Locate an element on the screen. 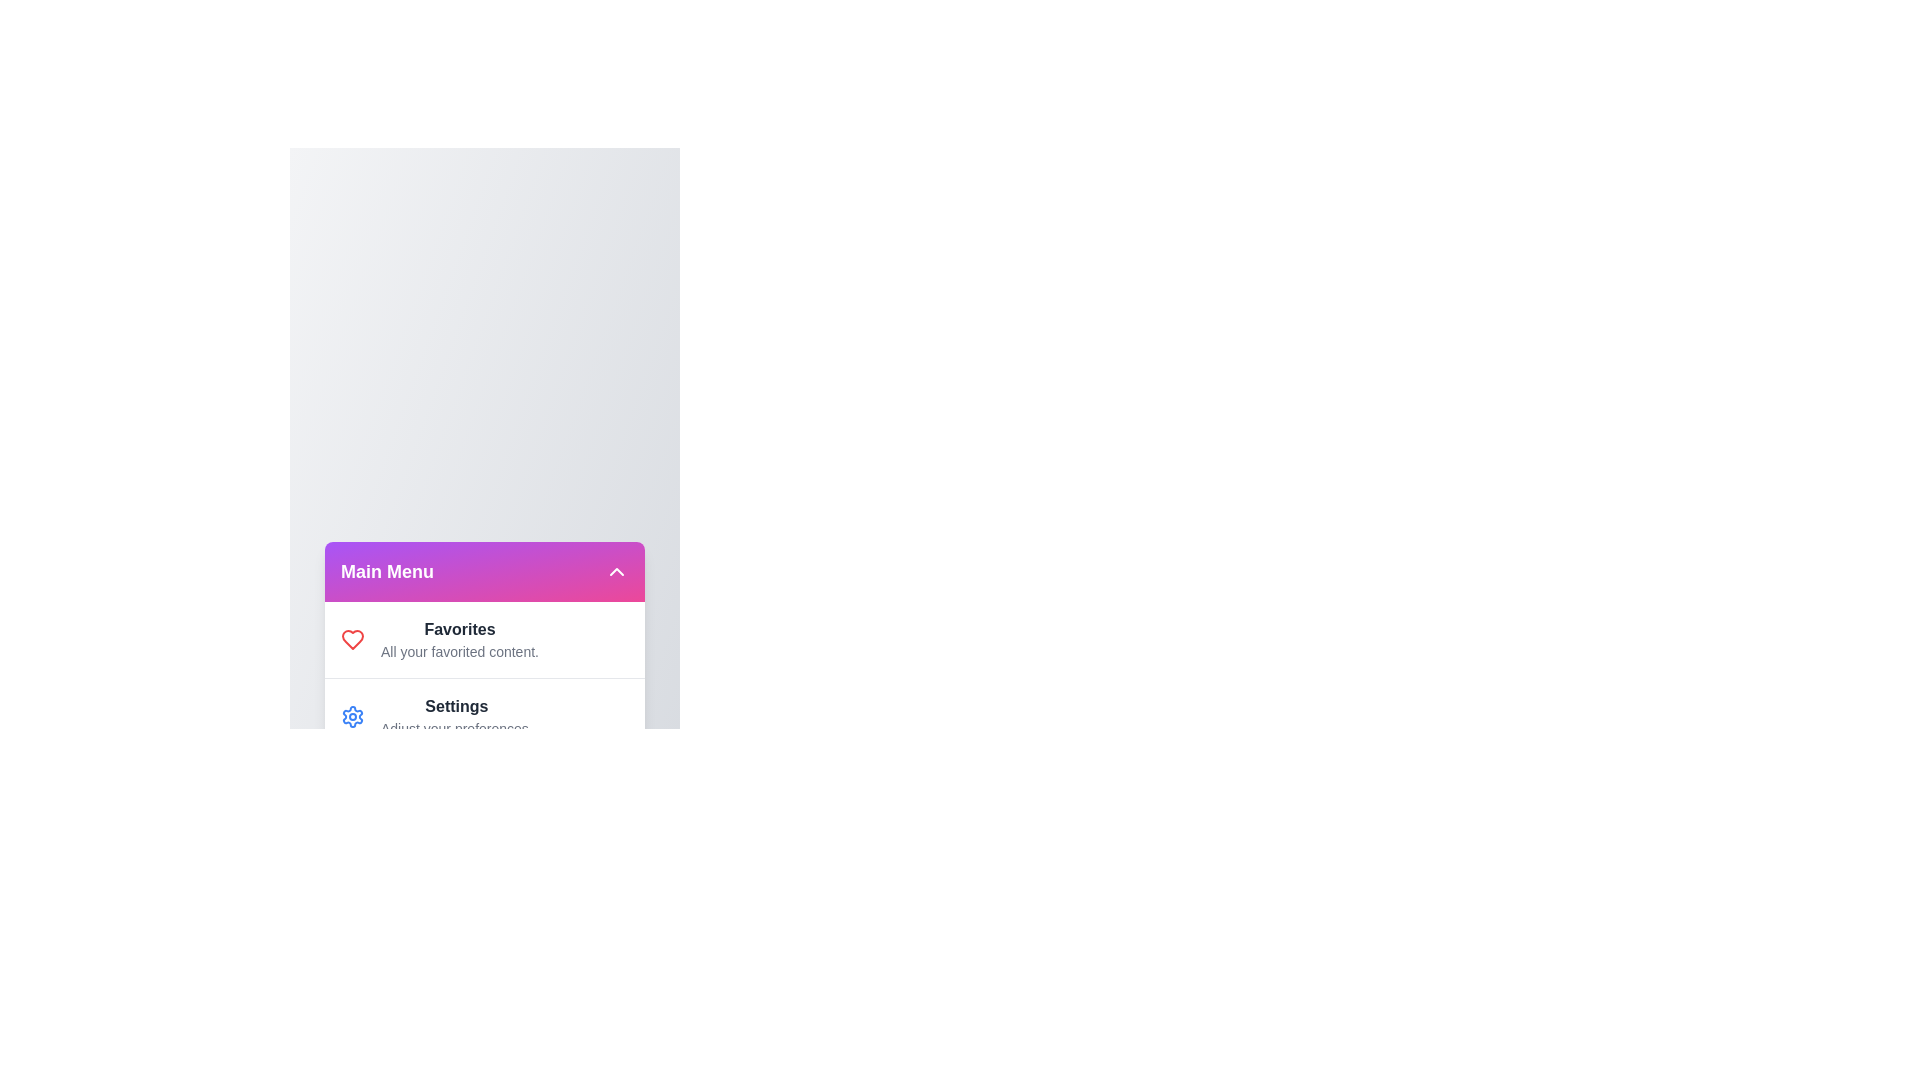  the menu item labeled 'Favorites' to observe the hover effect is located at coordinates (353, 639).